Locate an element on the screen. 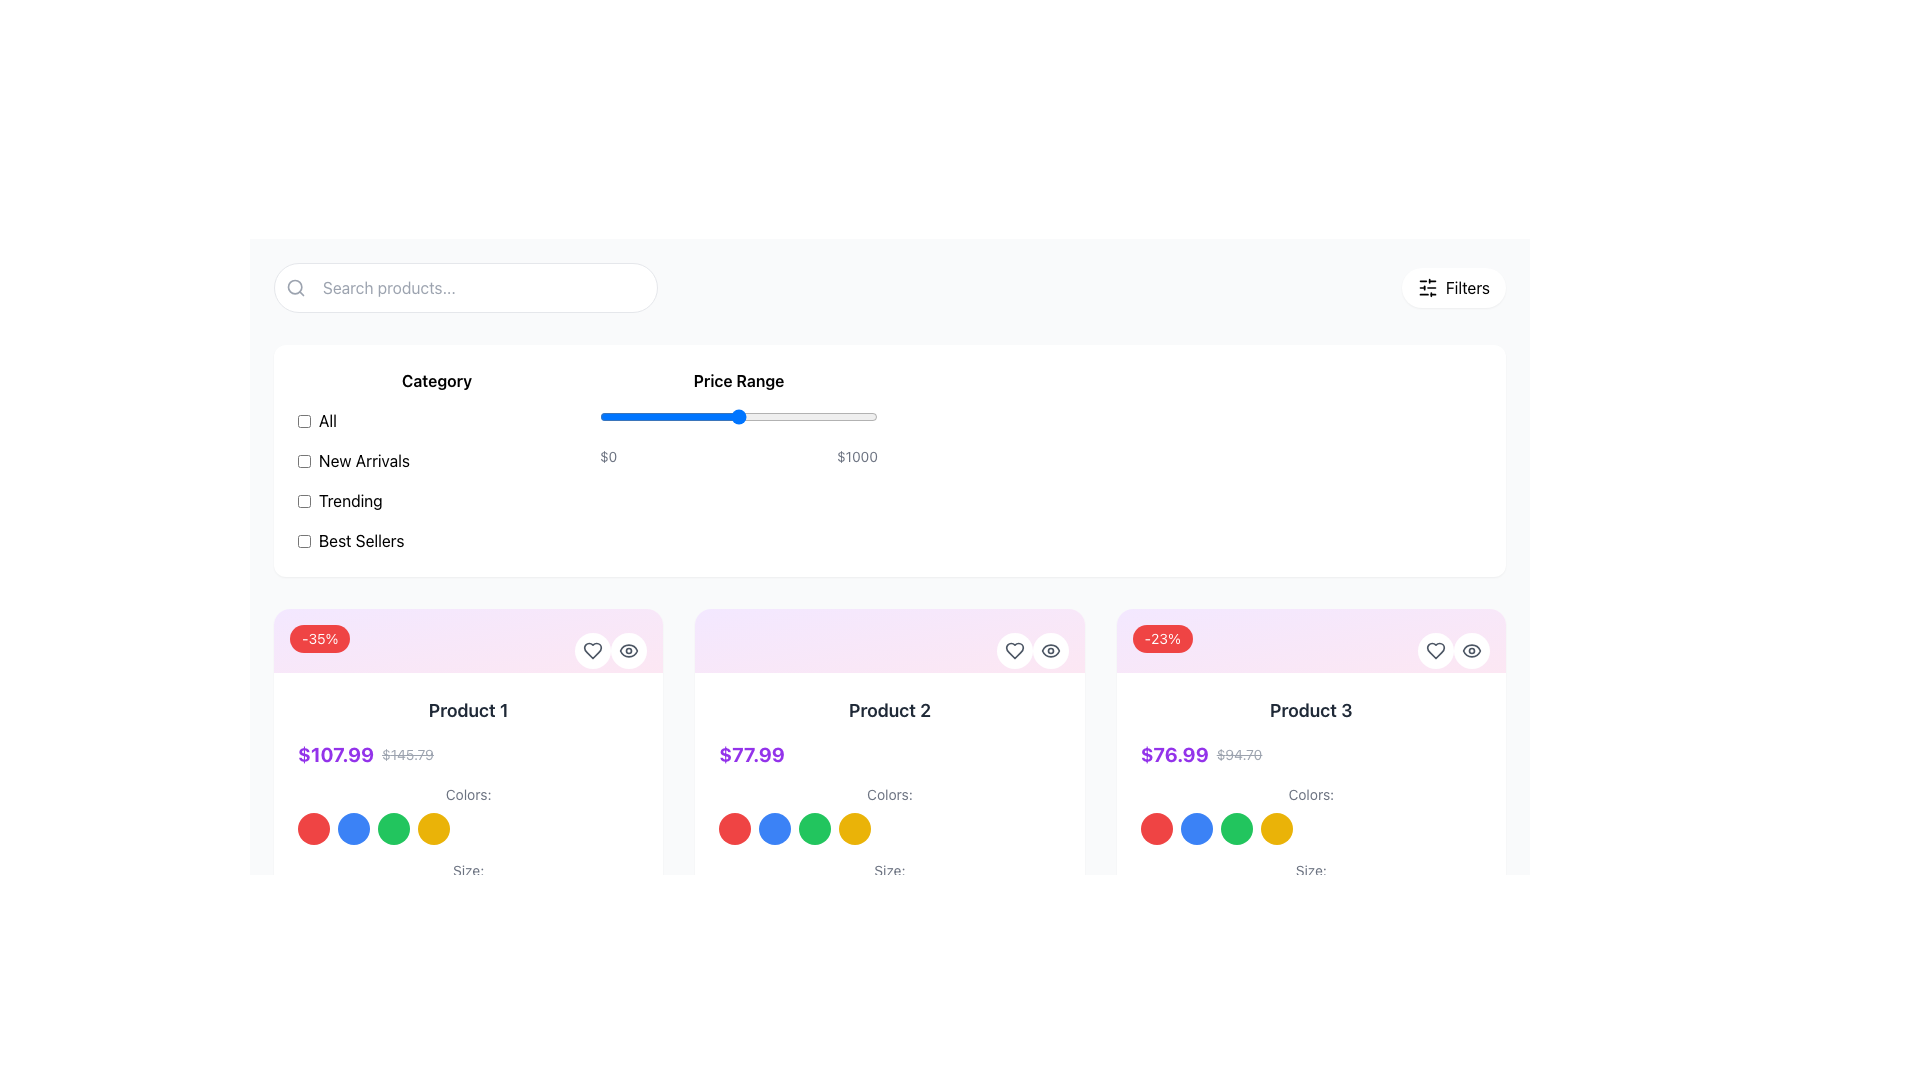  the checkbox next to the 'All' text label is located at coordinates (327, 419).